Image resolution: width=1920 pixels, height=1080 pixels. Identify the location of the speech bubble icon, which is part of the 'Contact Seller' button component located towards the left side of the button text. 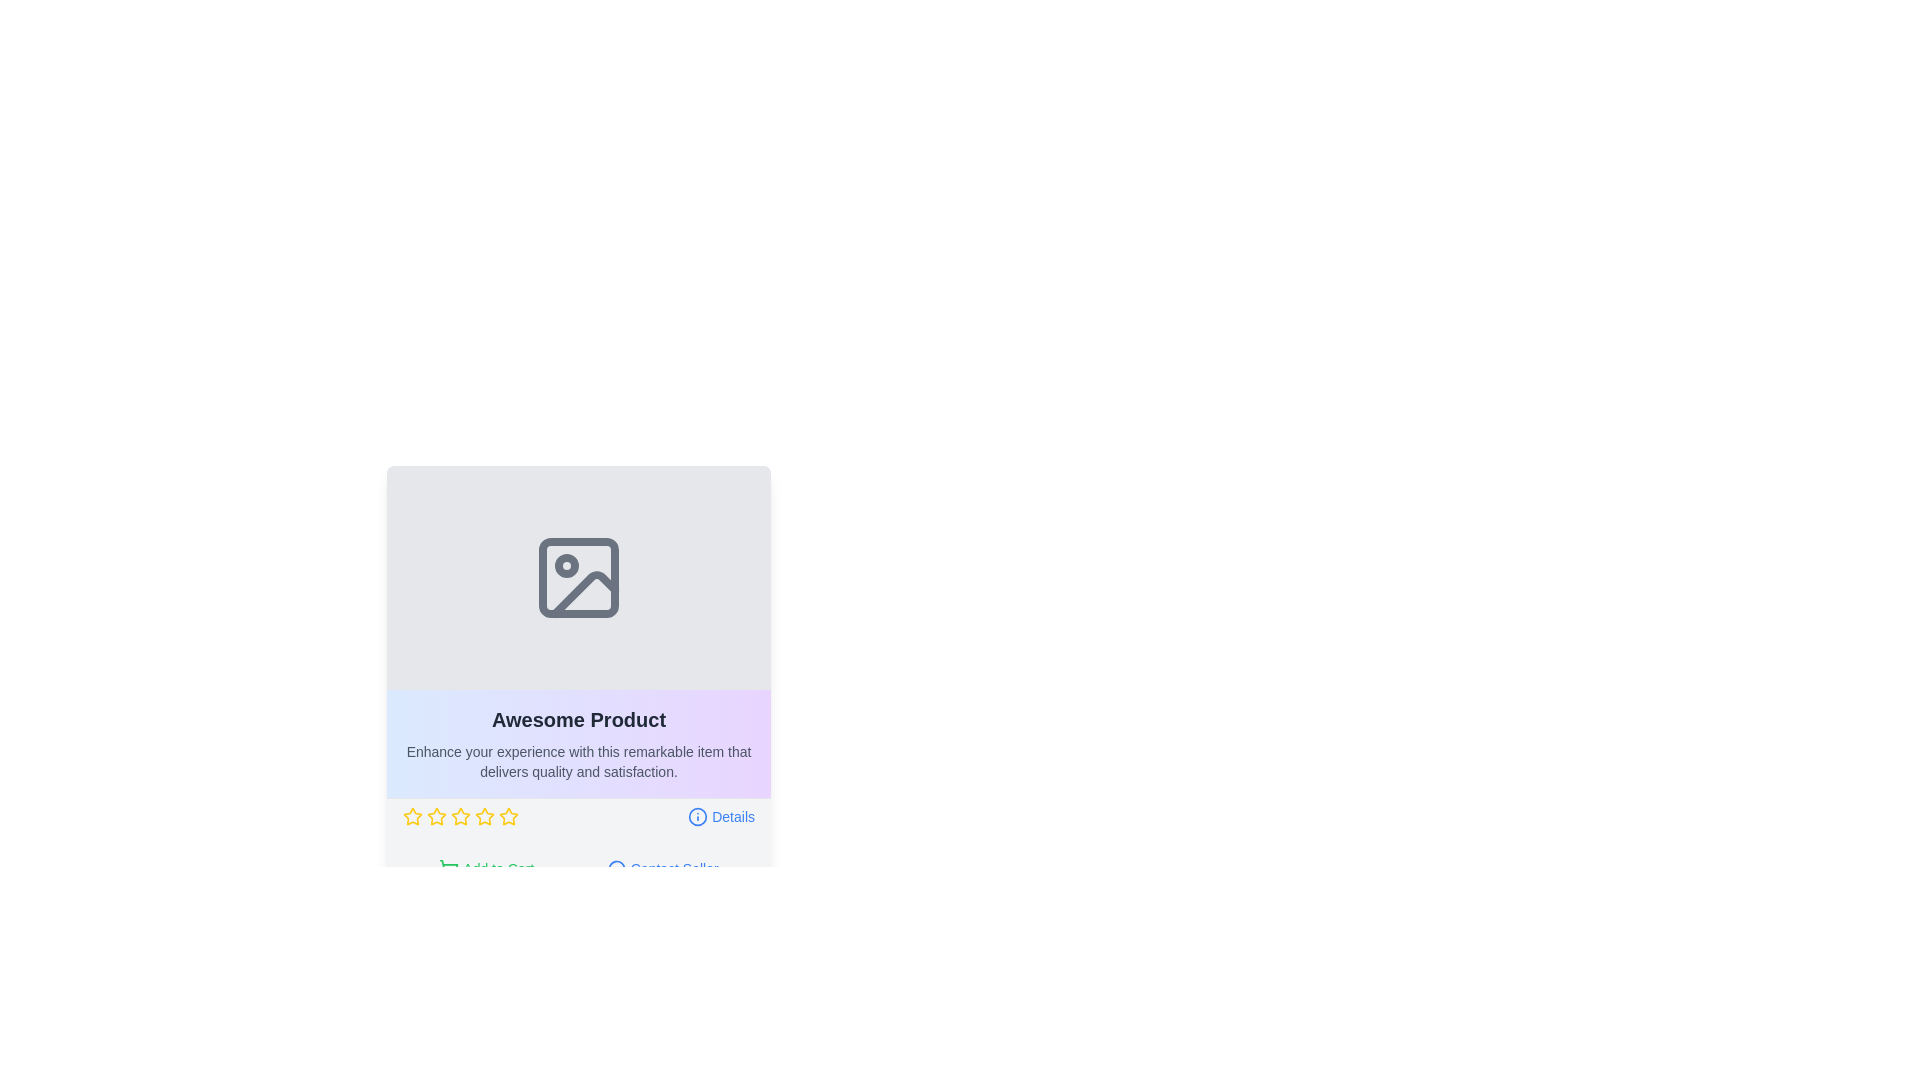
(615, 867).